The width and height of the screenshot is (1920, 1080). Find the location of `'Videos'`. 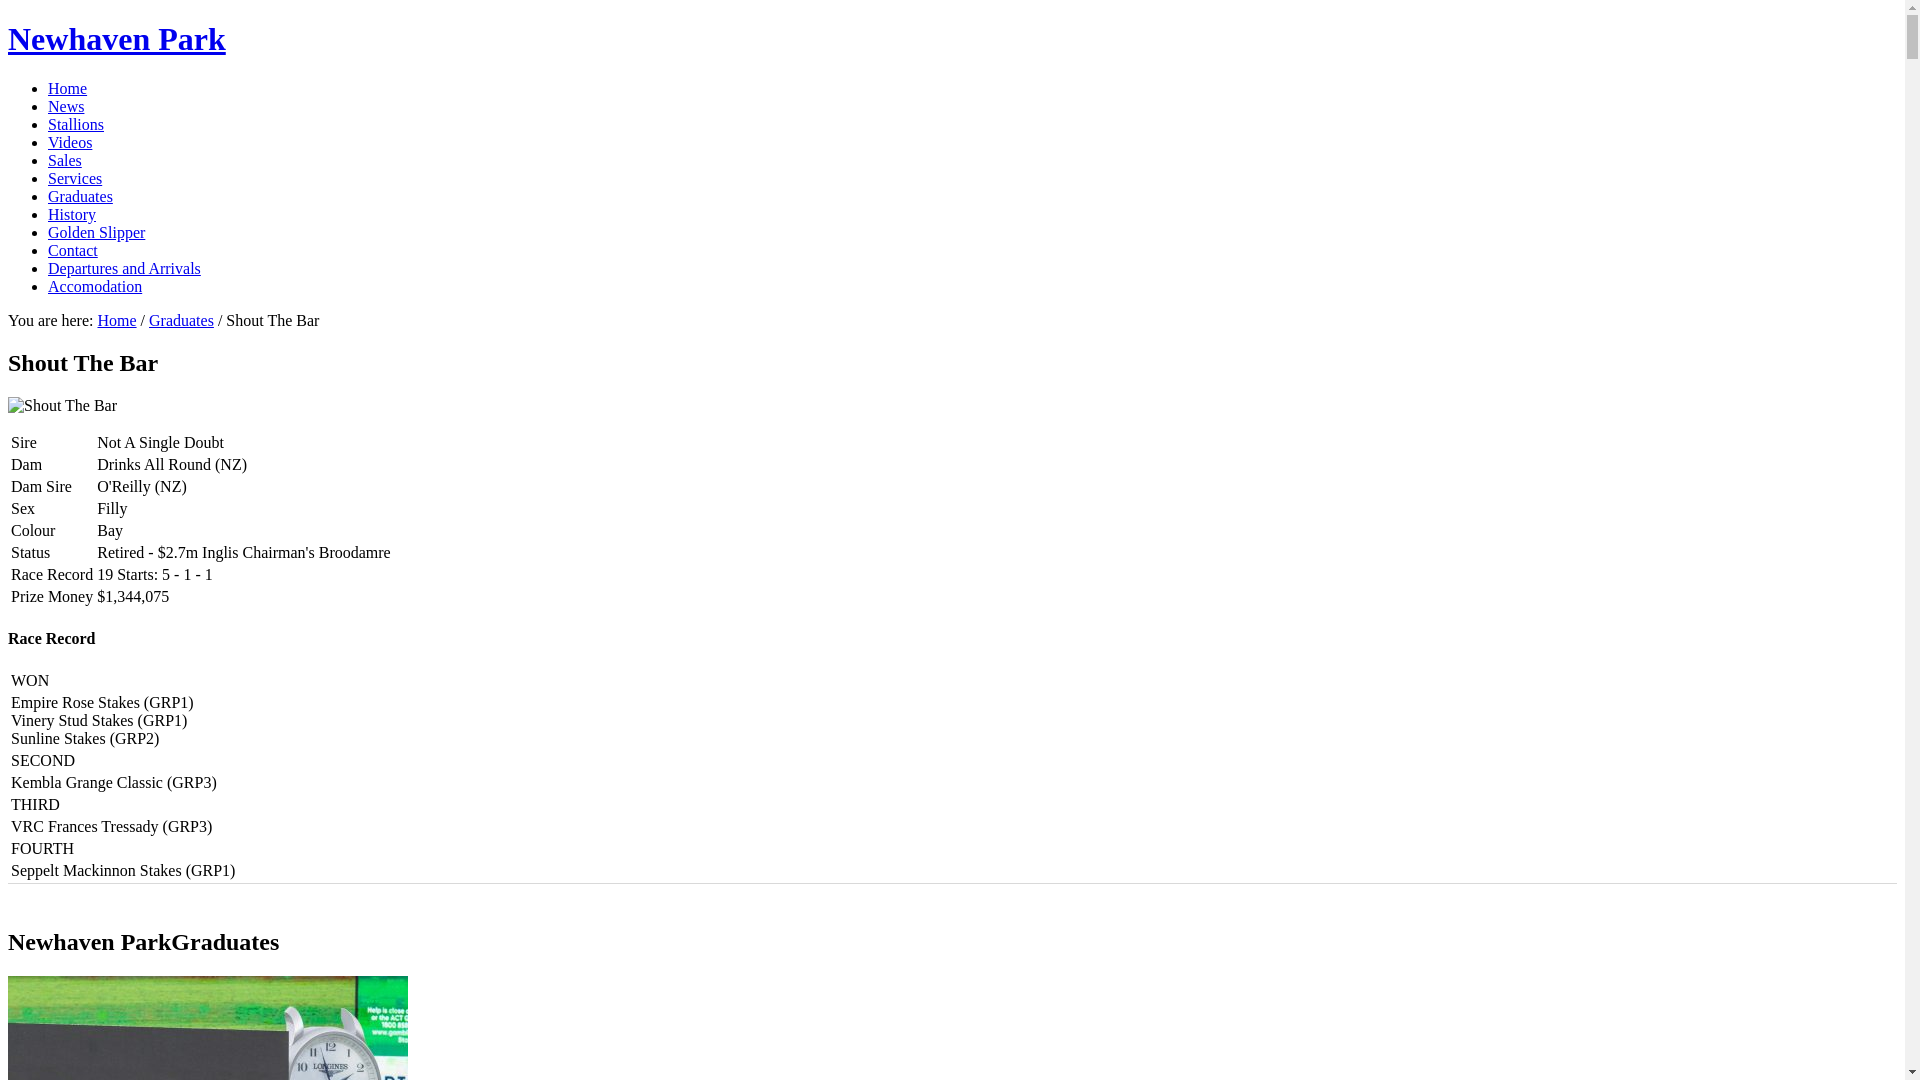

'Videos' is located at coordinates (70, 141).